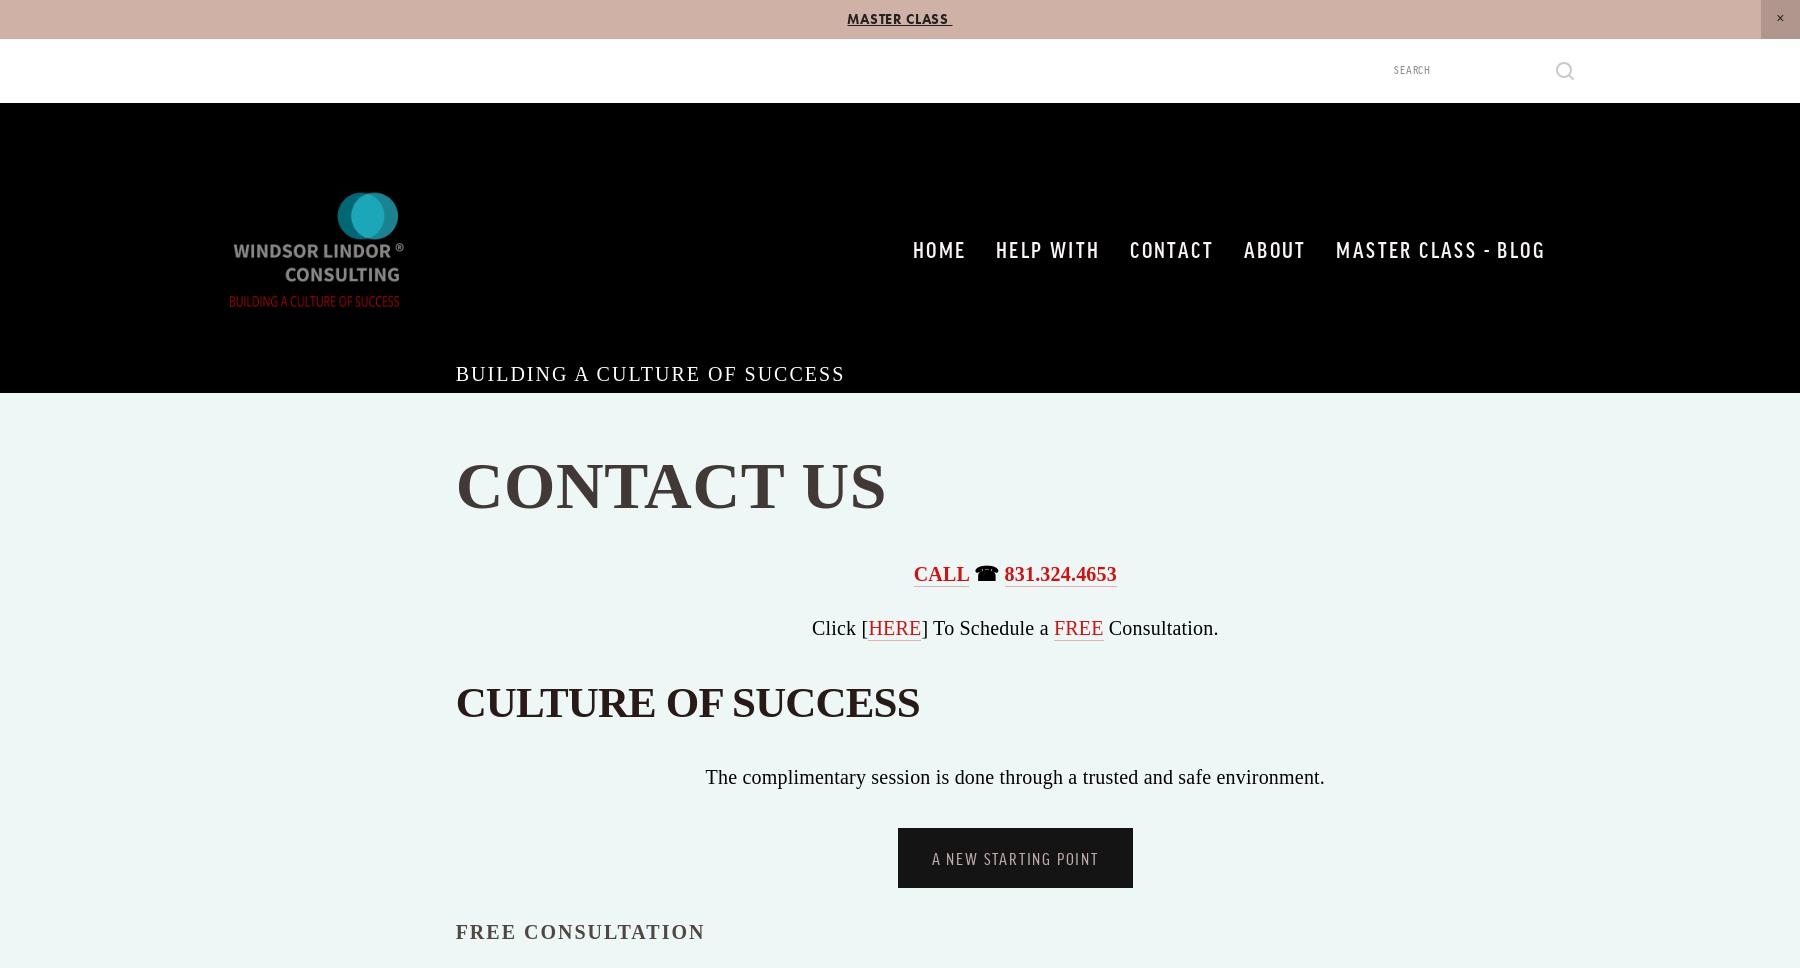 Image resolution: width=1800 pixels, height=968 pixels. What do you see at coordinates (939, 574) in the screenshot?
I see `'CALL'` at bounding box center [939, 574].